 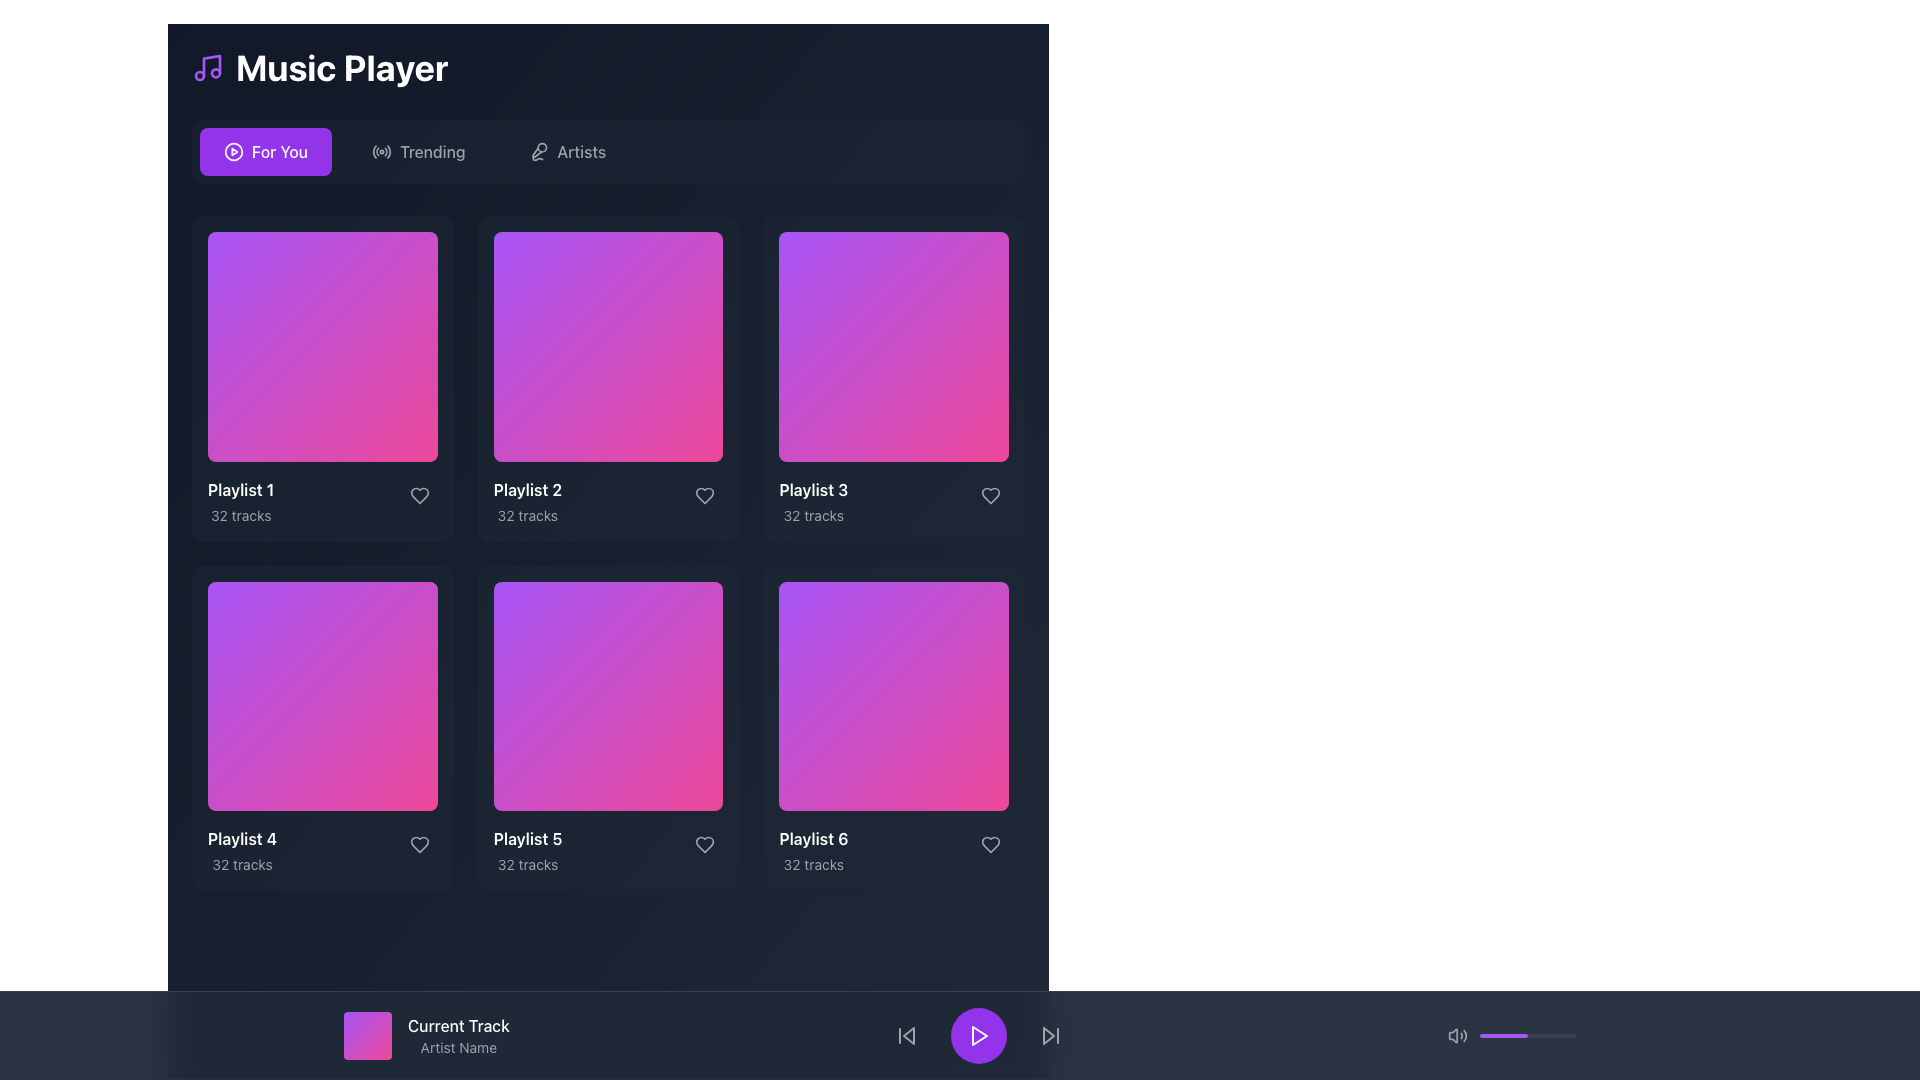 I want to click on the image thumbnail representing the playlist, located, so click(x=893, y=345).